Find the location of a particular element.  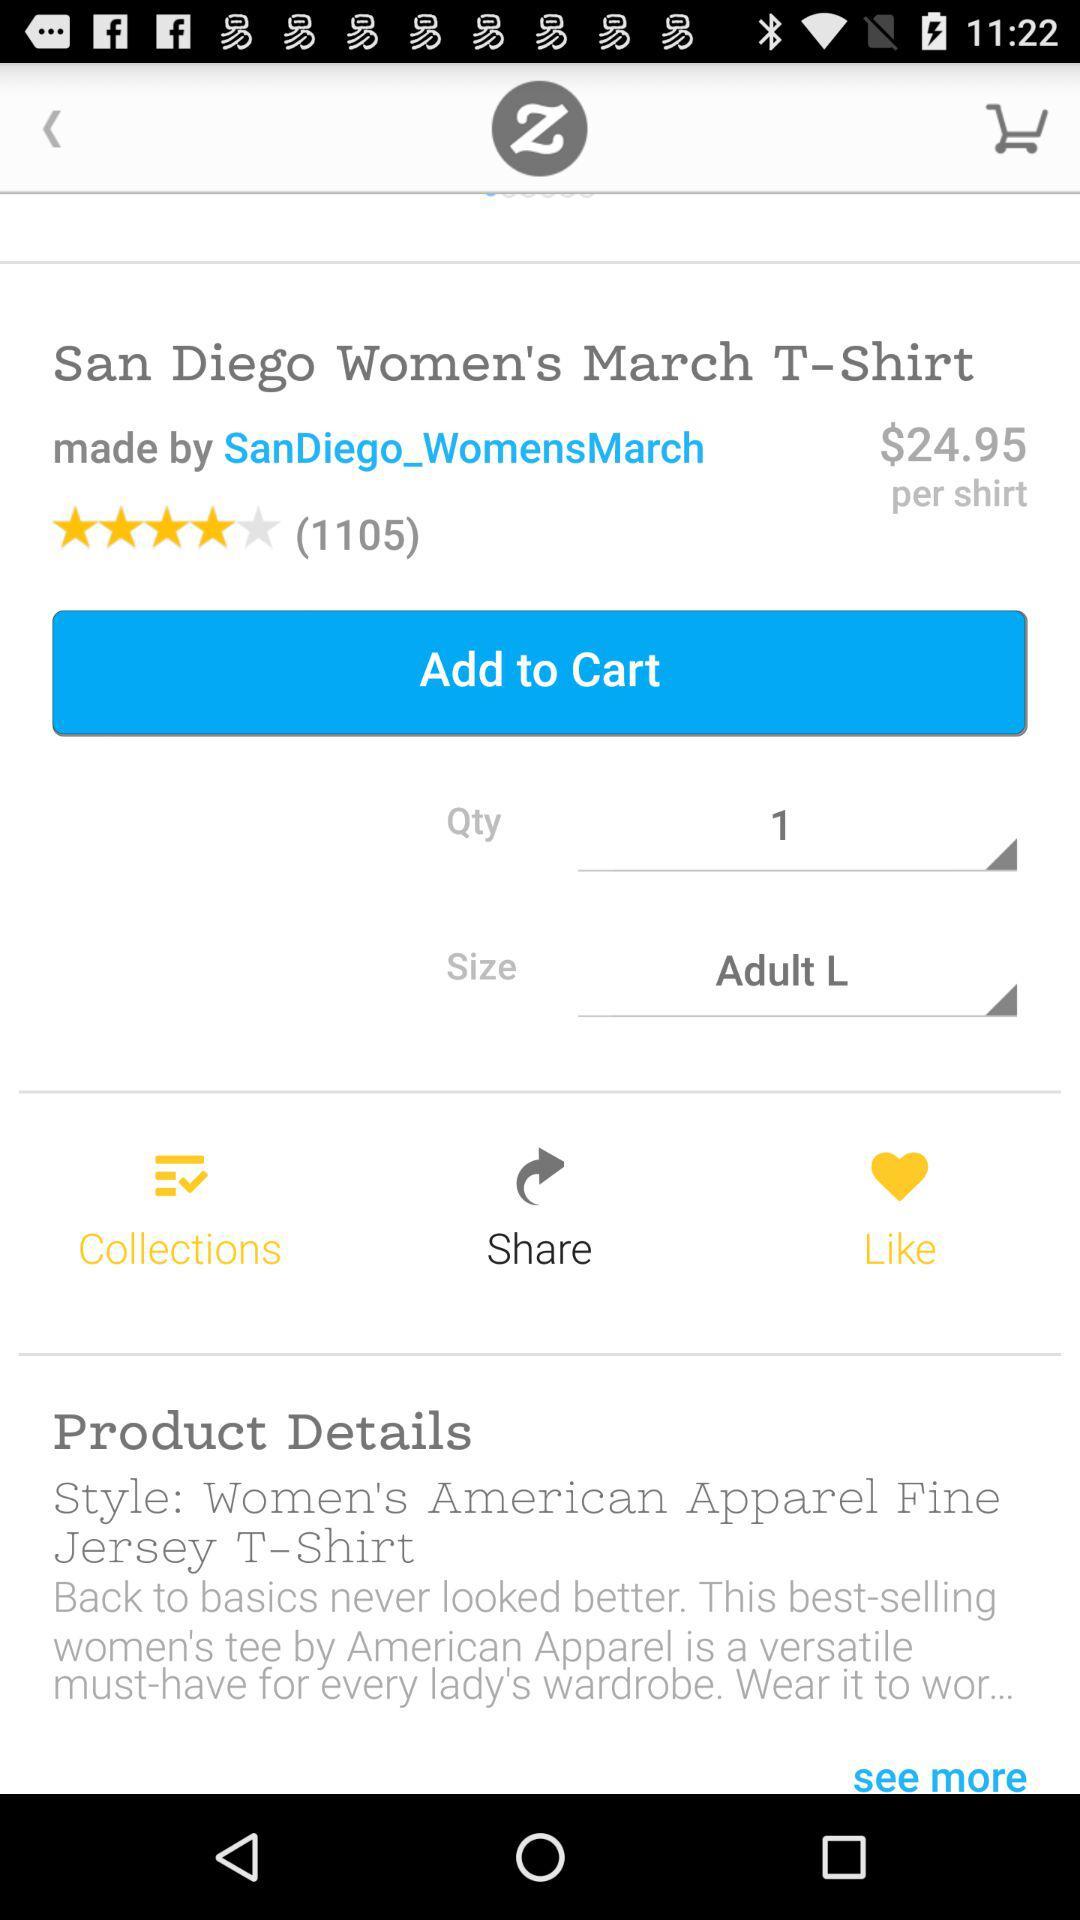

main website page is located at coordinates (538, 127).